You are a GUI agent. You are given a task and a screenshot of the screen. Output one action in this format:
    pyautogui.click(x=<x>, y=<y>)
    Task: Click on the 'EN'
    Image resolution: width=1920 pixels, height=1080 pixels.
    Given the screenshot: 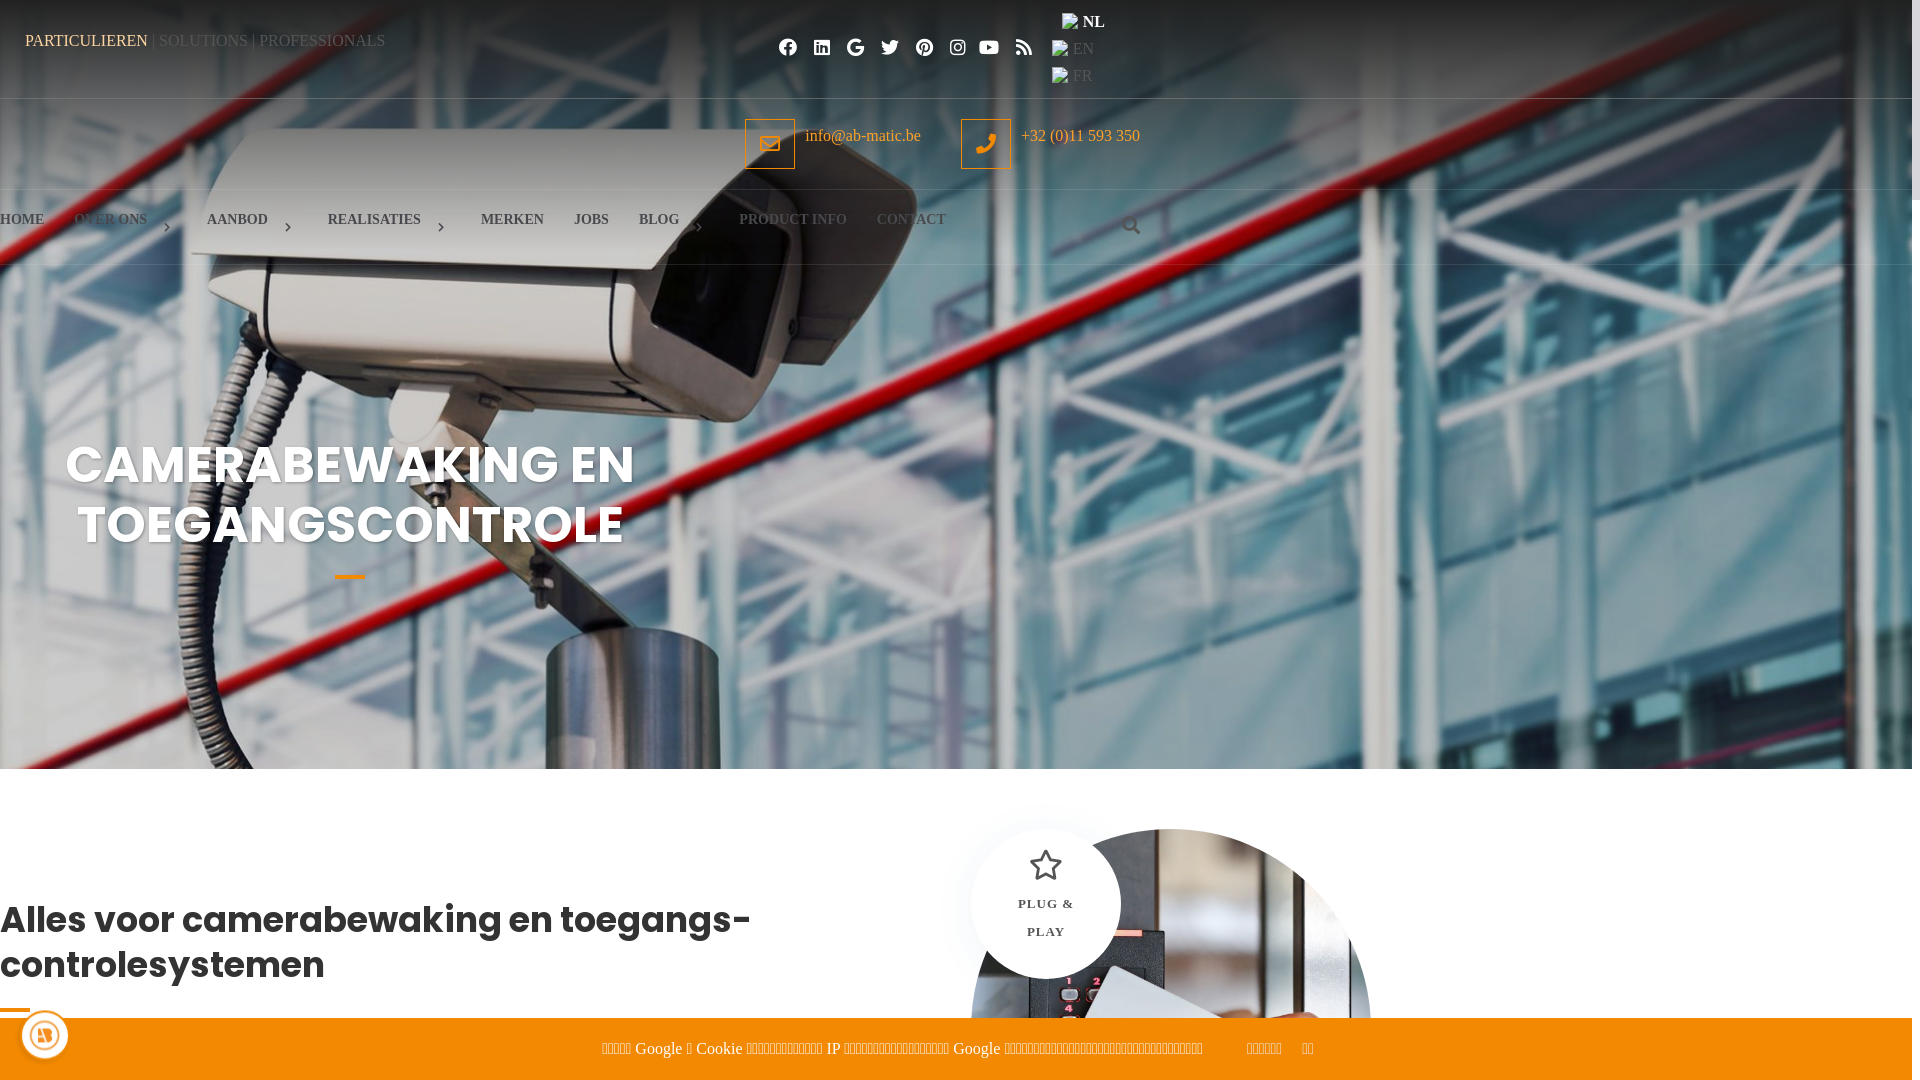 What is the action you would take?
    pyautogui.click(x=1082, y=47)
    